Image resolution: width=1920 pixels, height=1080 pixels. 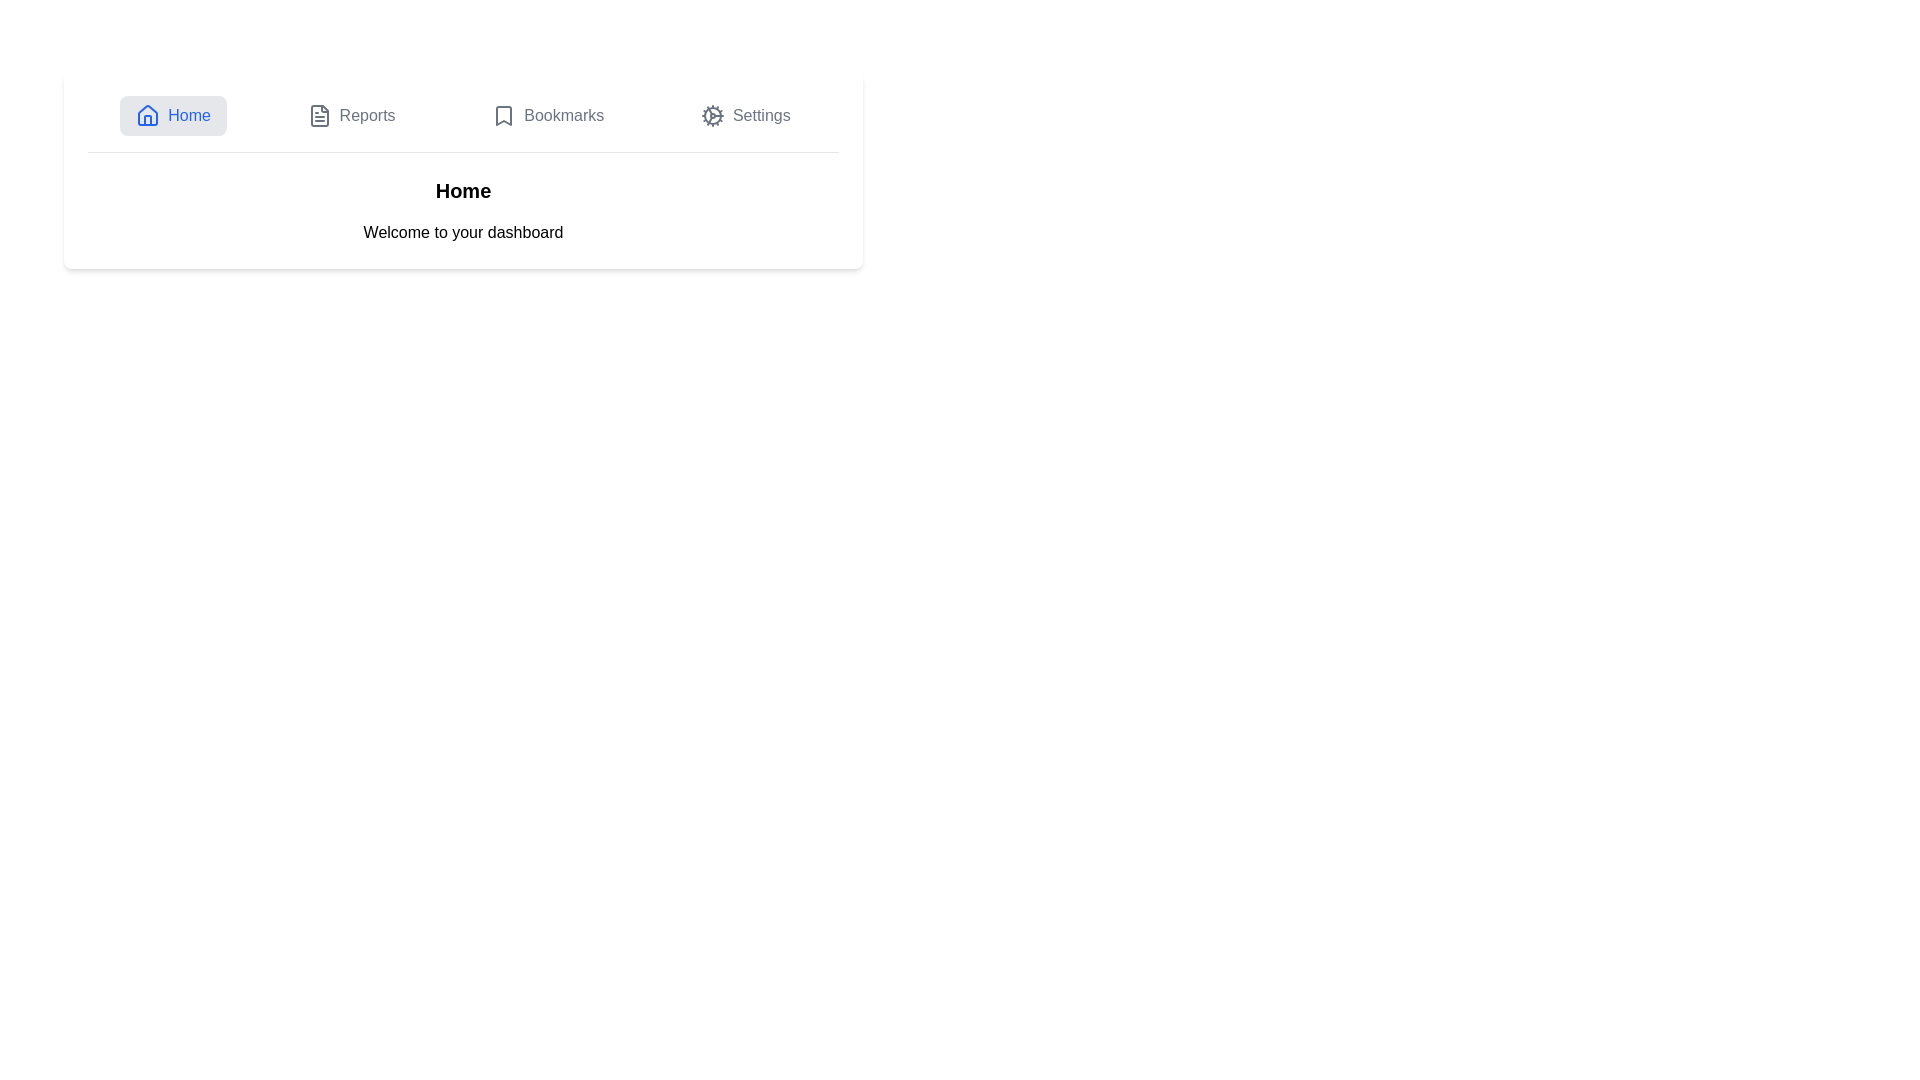 What do you see at coordinates (318, 115) in the screenshot?
I see `the 'Reports' SVG Icon located to the left of the 'Reports' text in the navigation bar, which is the second element from the left` at bounding box center [318, 115].